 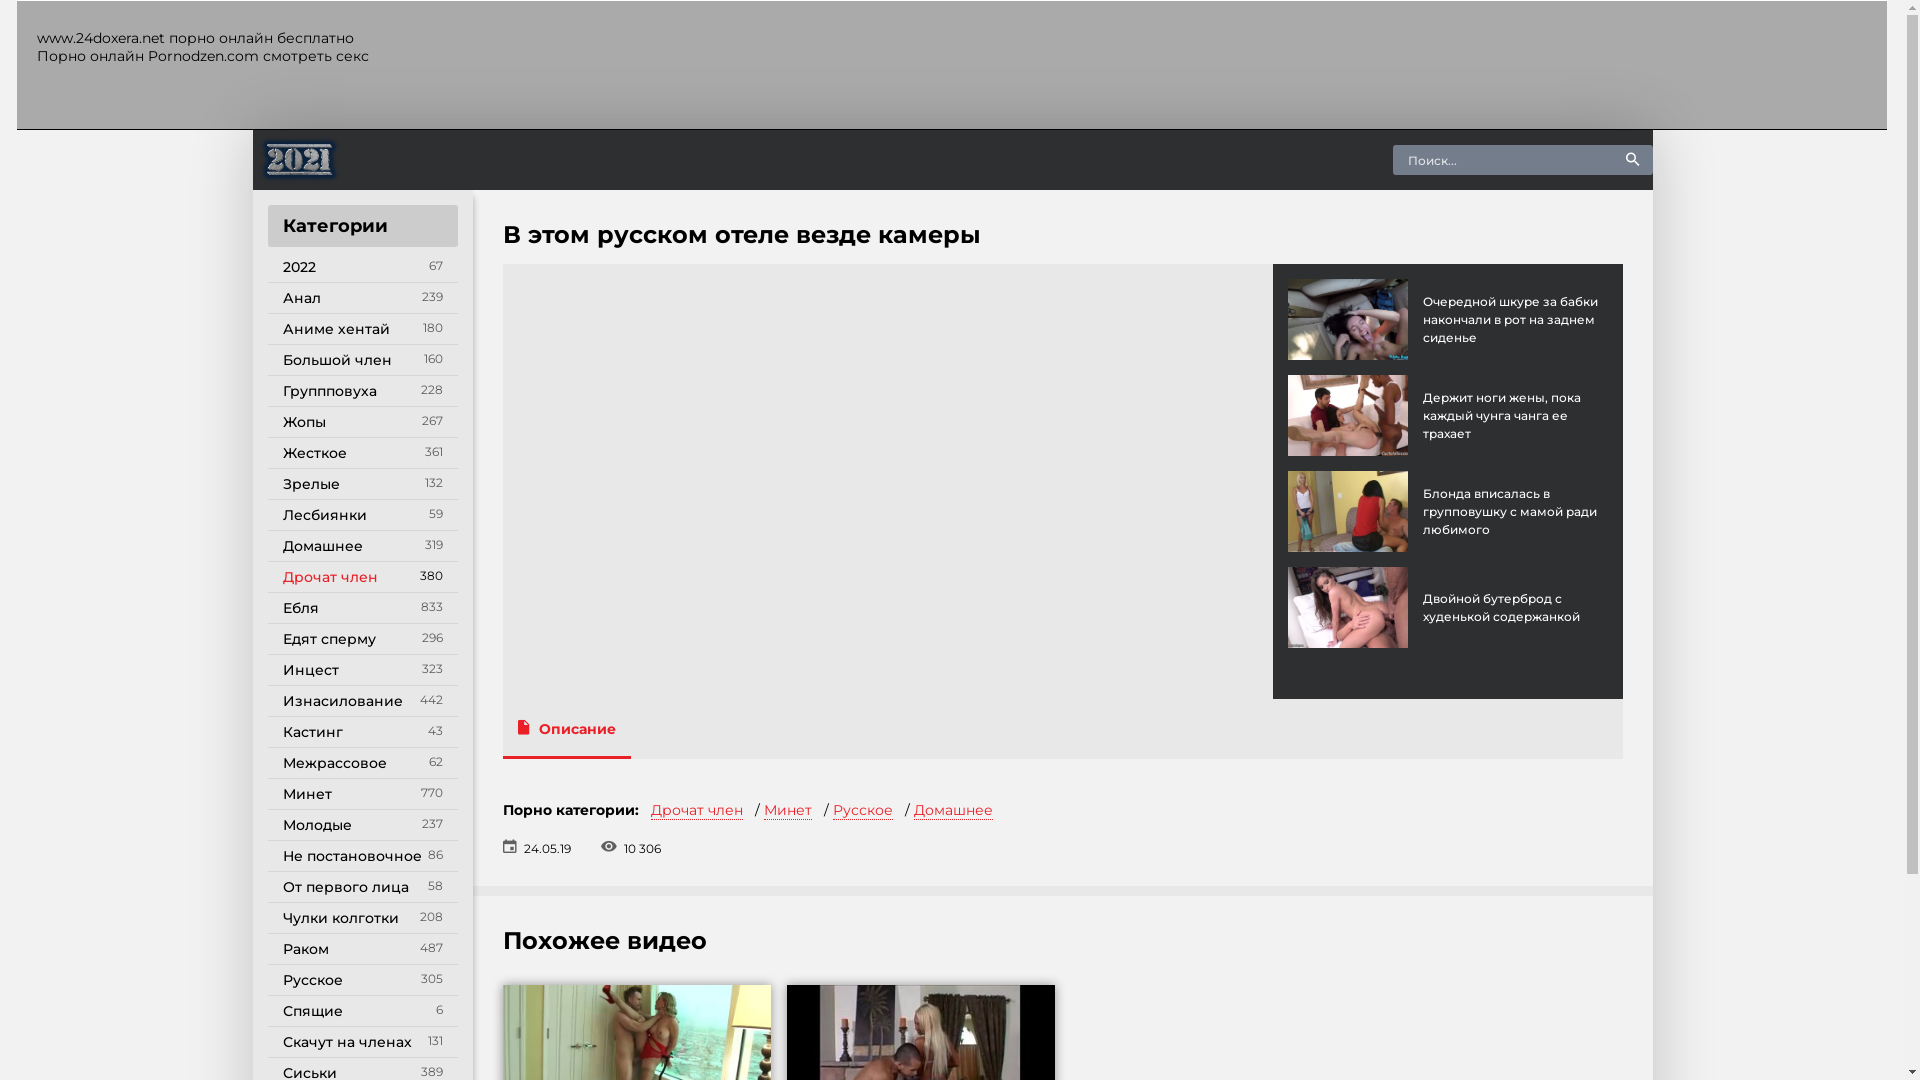 I want to click on 'Pornodzen.com', so click(x=203, y=55).